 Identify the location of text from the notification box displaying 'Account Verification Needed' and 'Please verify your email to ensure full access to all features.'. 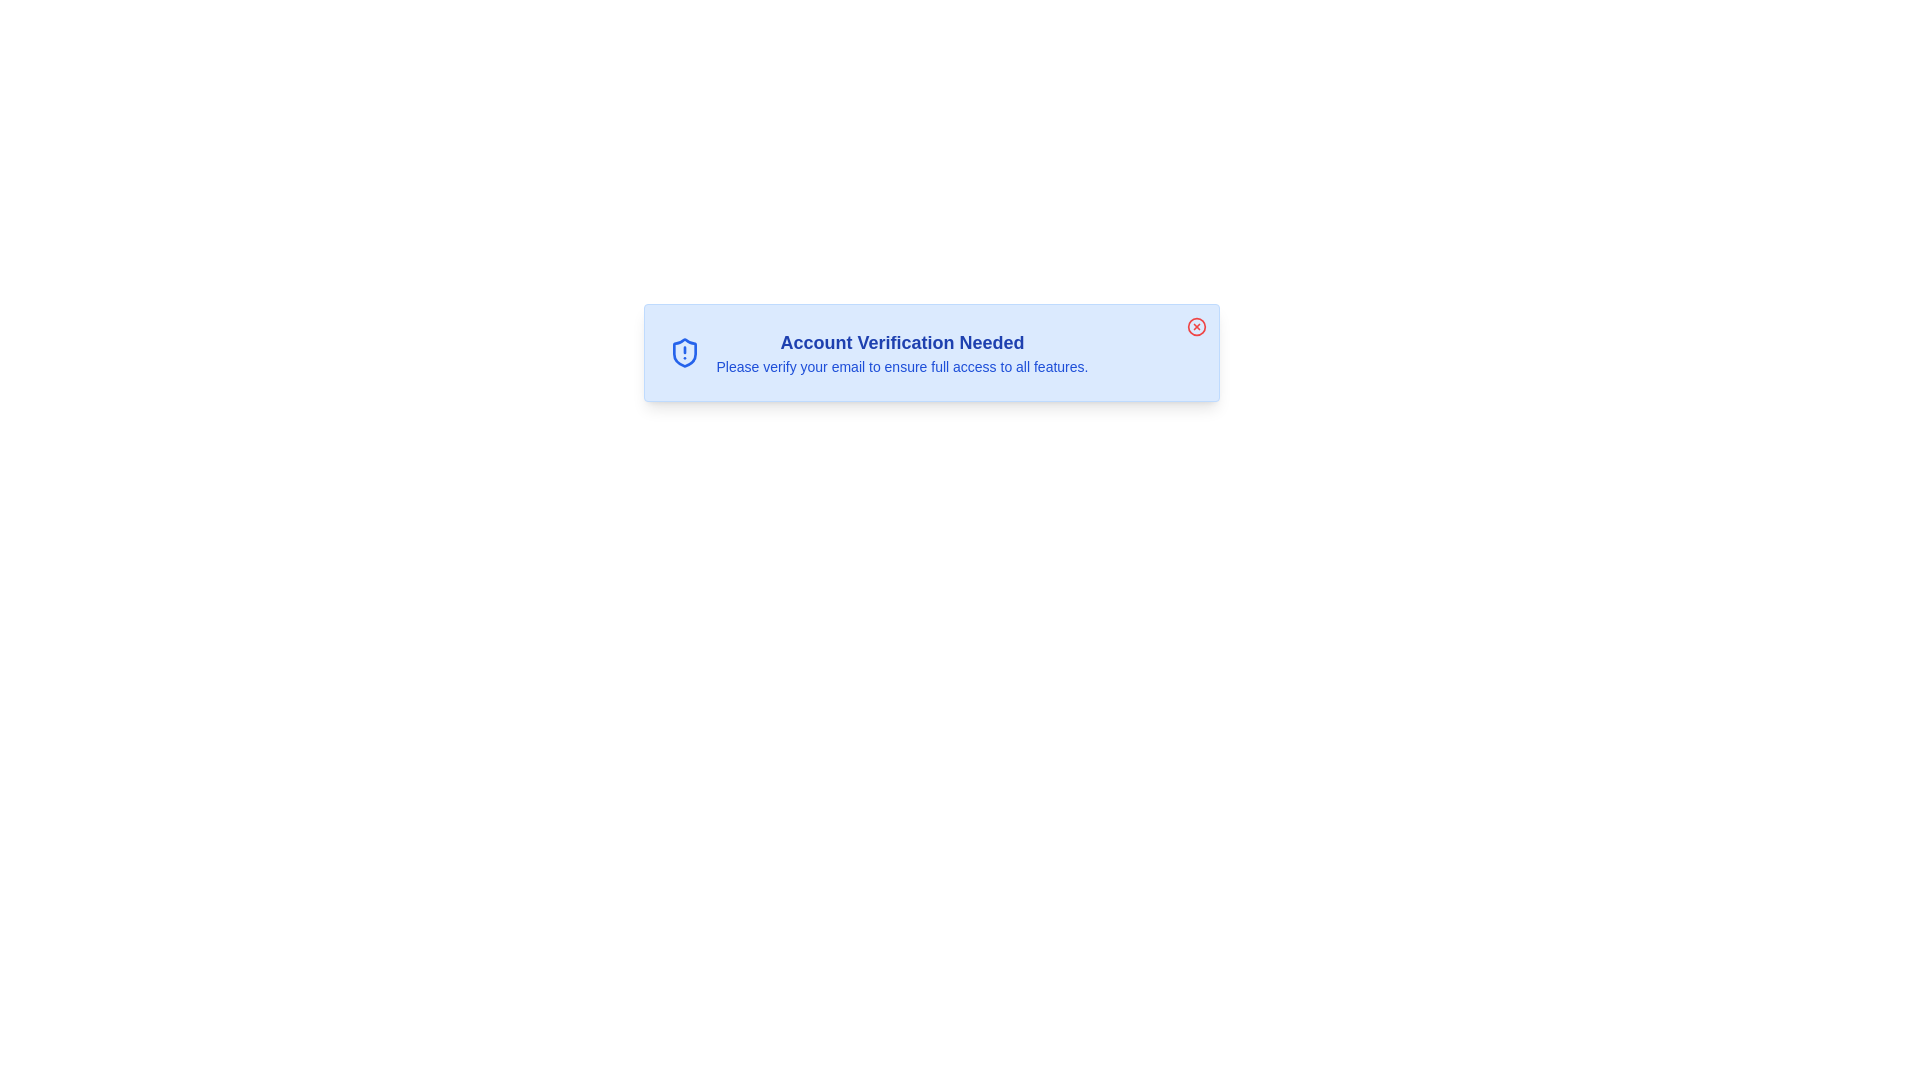
(930, 352).